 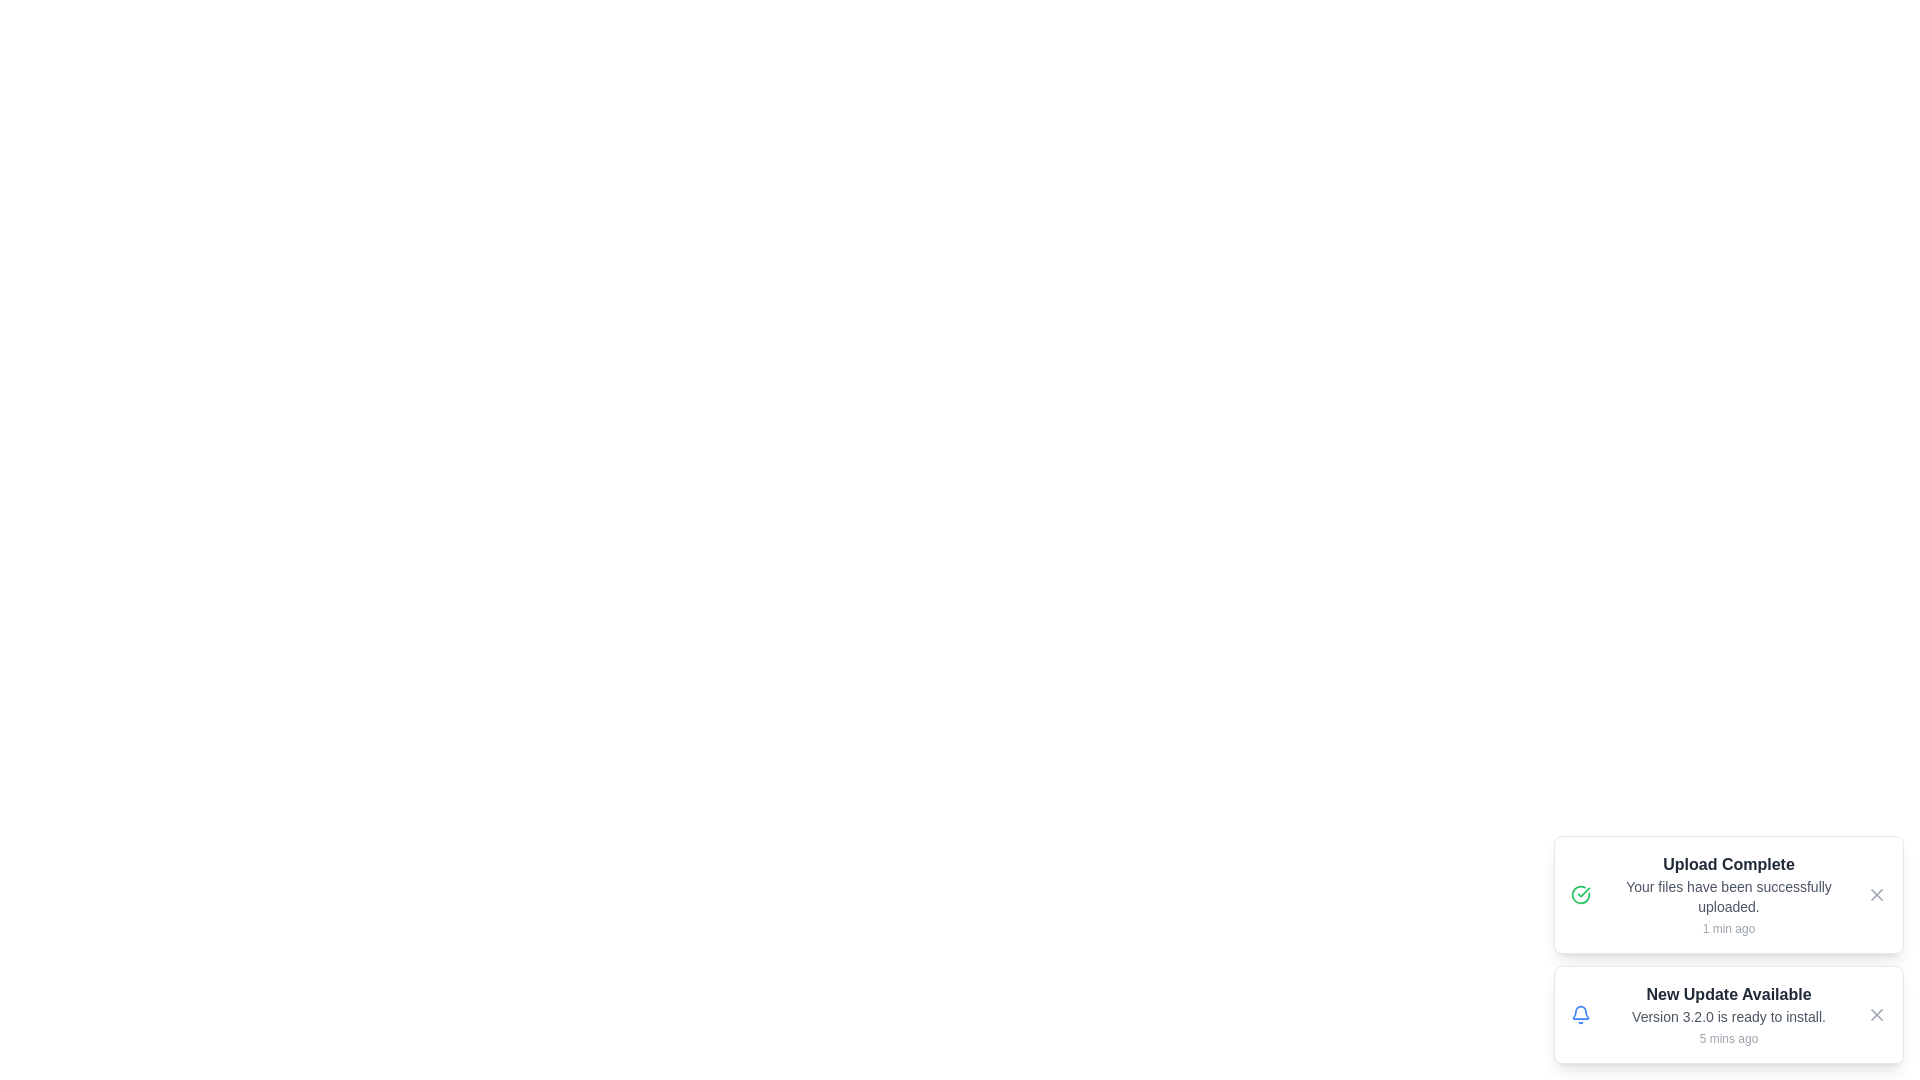 I want to click on the text label that reads 'Your files have been successfully uploaded.' located beneath the 'Upload Complete' heading in the notification card, so click(x=1727, y=896).